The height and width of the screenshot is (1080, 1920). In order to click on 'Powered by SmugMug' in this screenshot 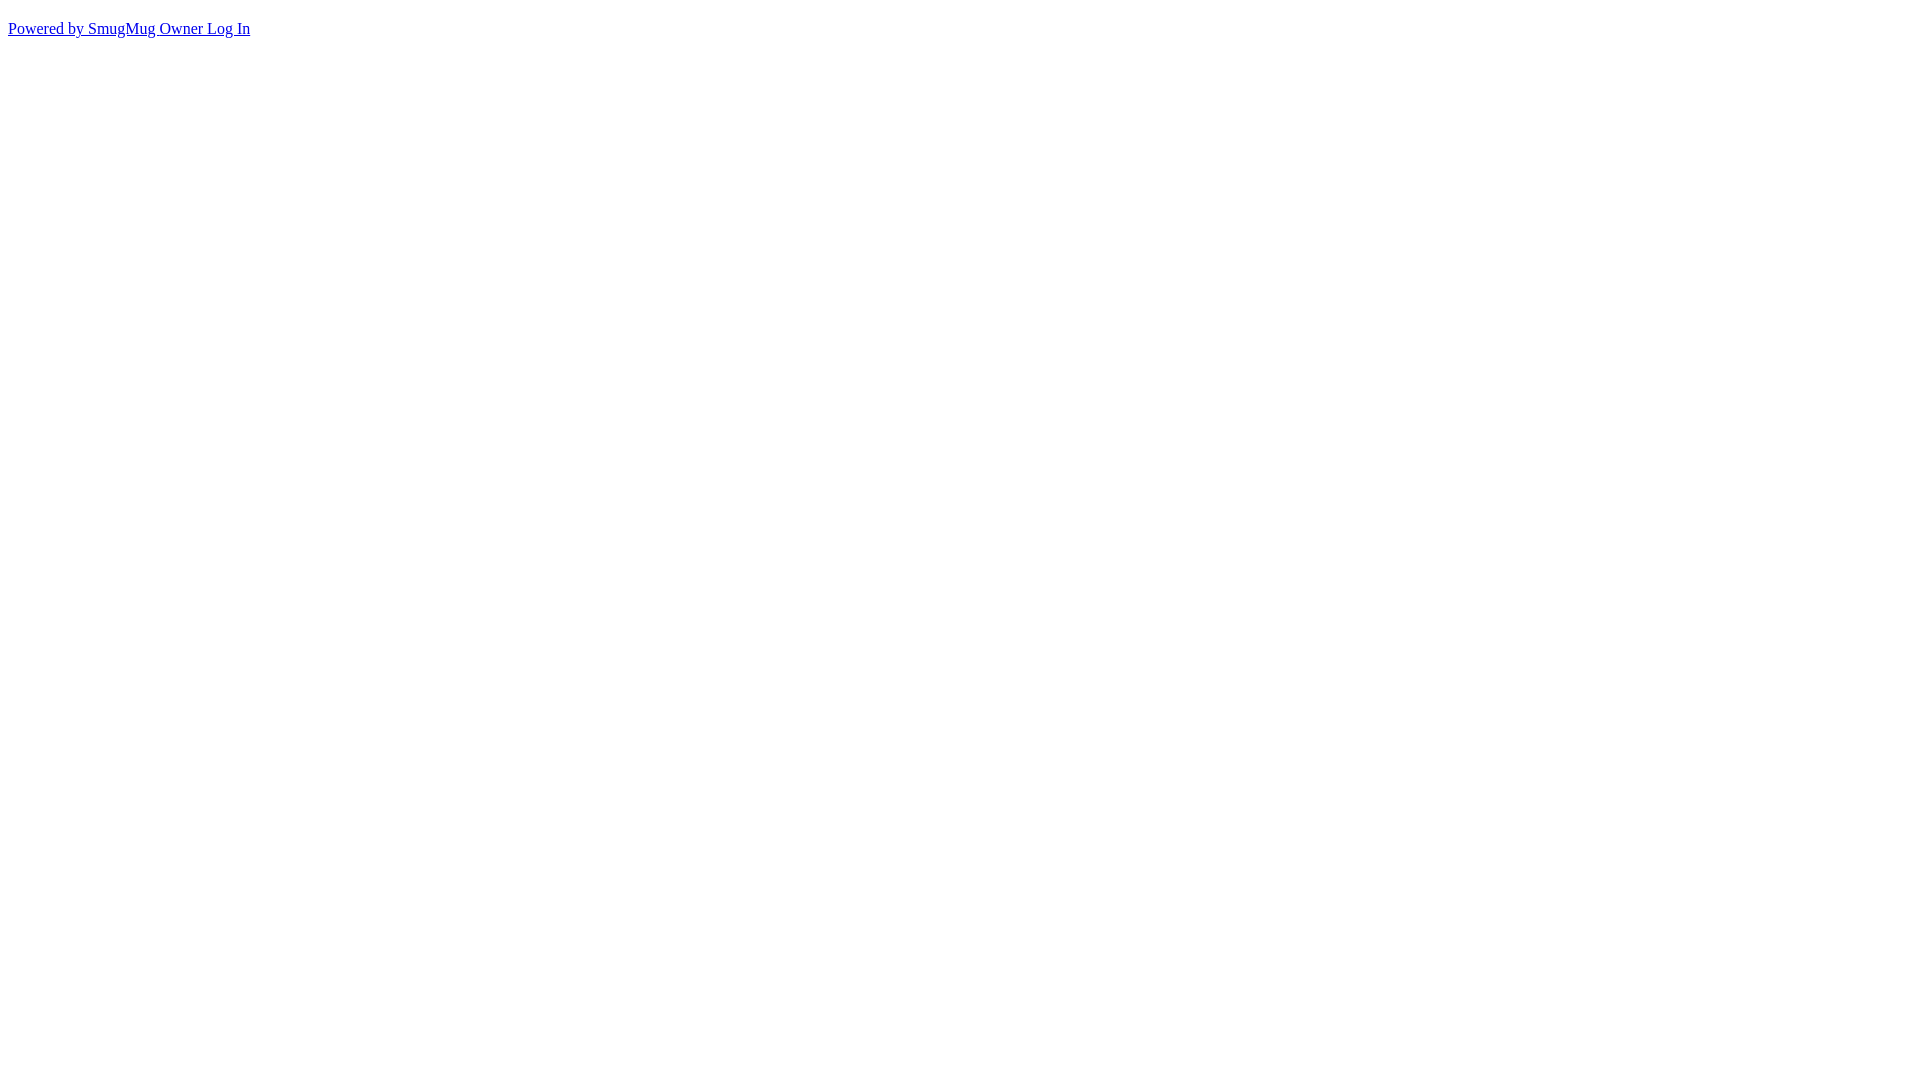, I will do `click(82, 28)`.